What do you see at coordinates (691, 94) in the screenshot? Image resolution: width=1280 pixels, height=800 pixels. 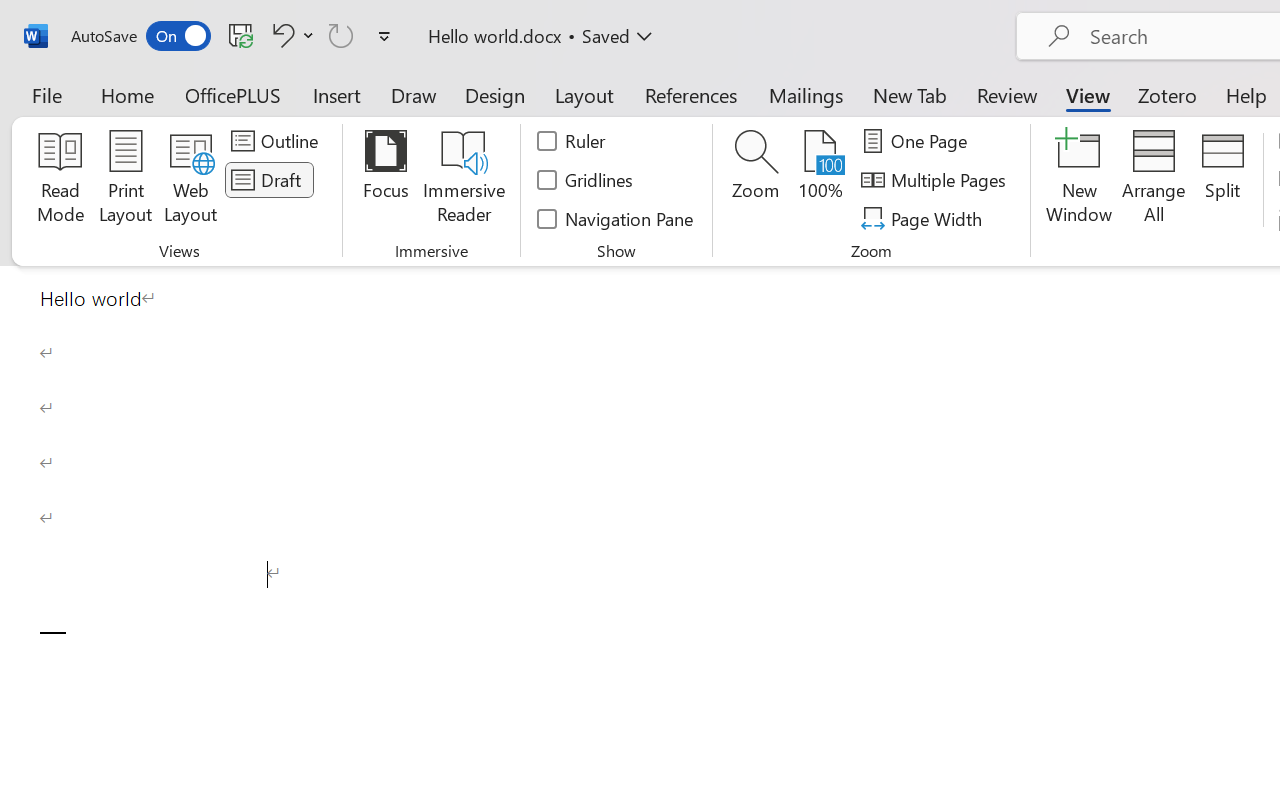 I see `'References'` at bounding box center [691, 94].